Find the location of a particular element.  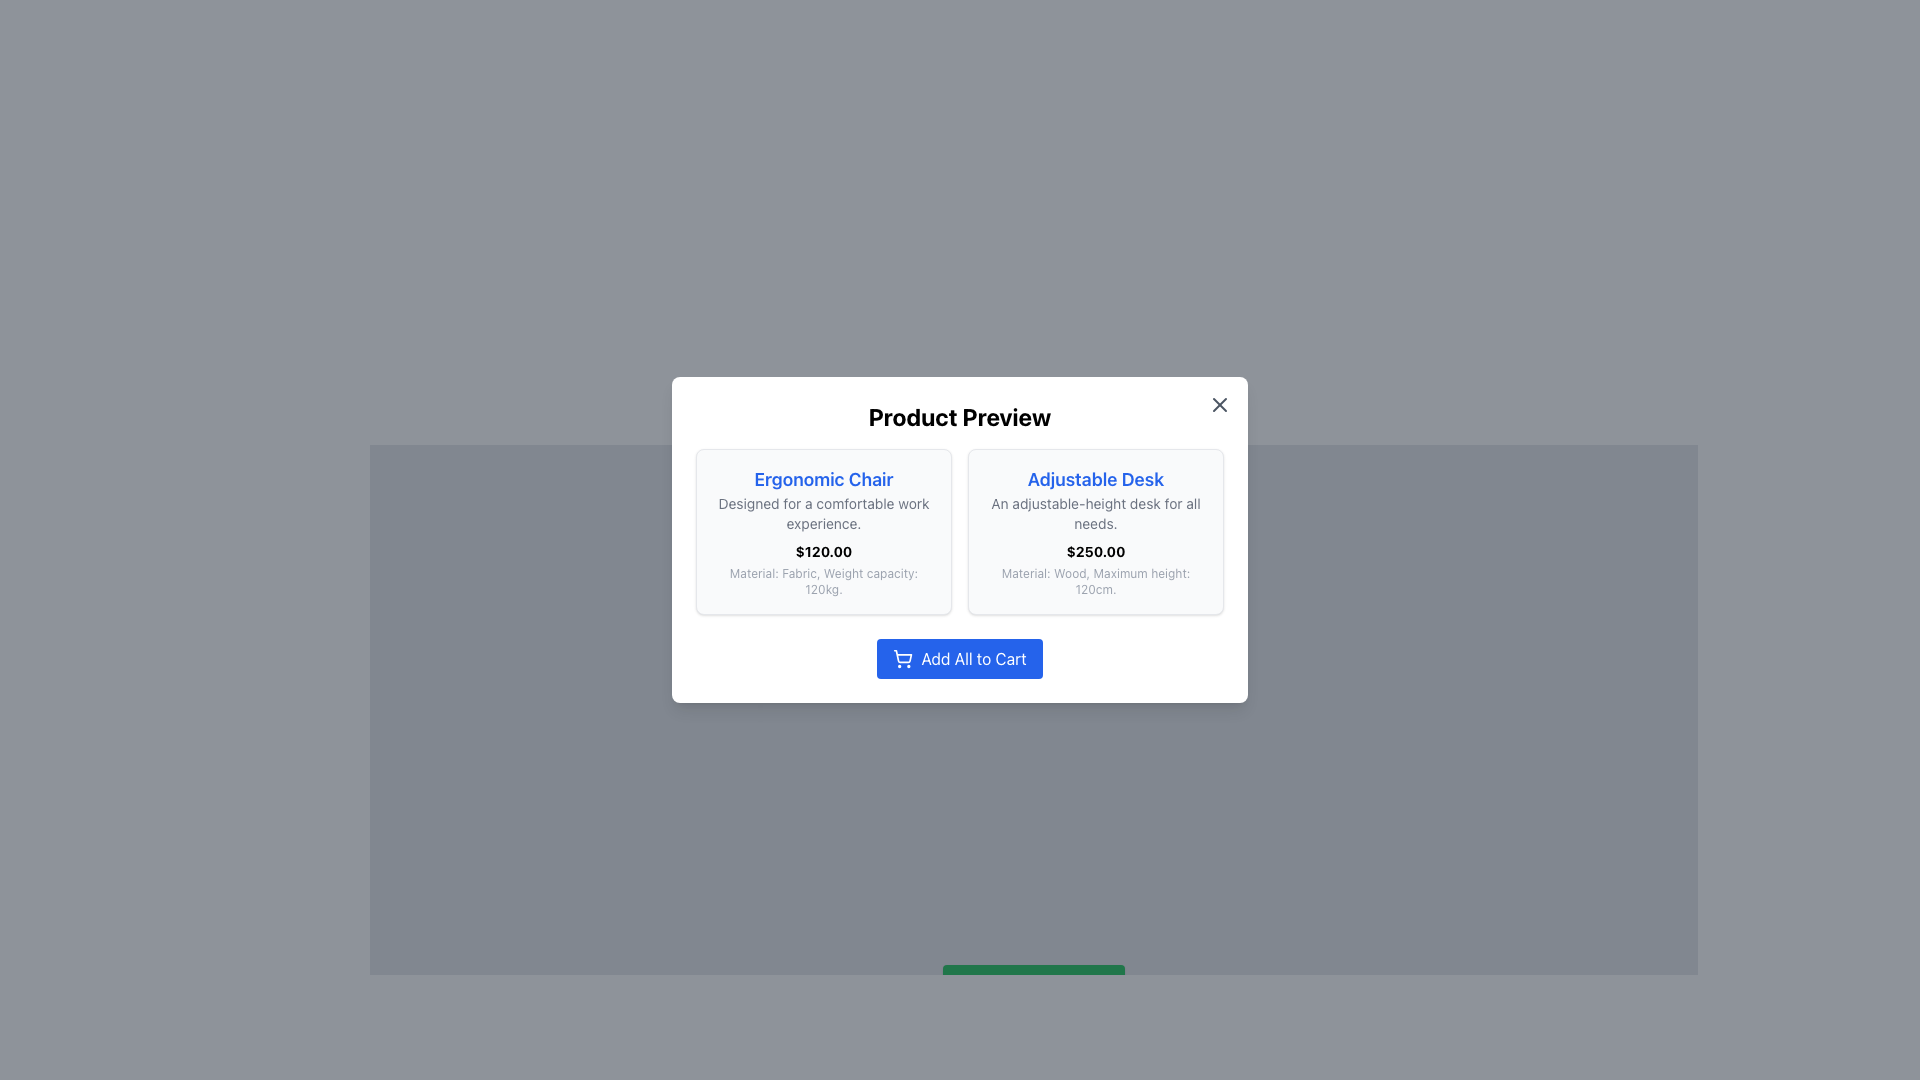

the 'Add All to Cart' button located at the lower center of the white rounded-corner panel to change its background color is located at coordinates (960, 659).